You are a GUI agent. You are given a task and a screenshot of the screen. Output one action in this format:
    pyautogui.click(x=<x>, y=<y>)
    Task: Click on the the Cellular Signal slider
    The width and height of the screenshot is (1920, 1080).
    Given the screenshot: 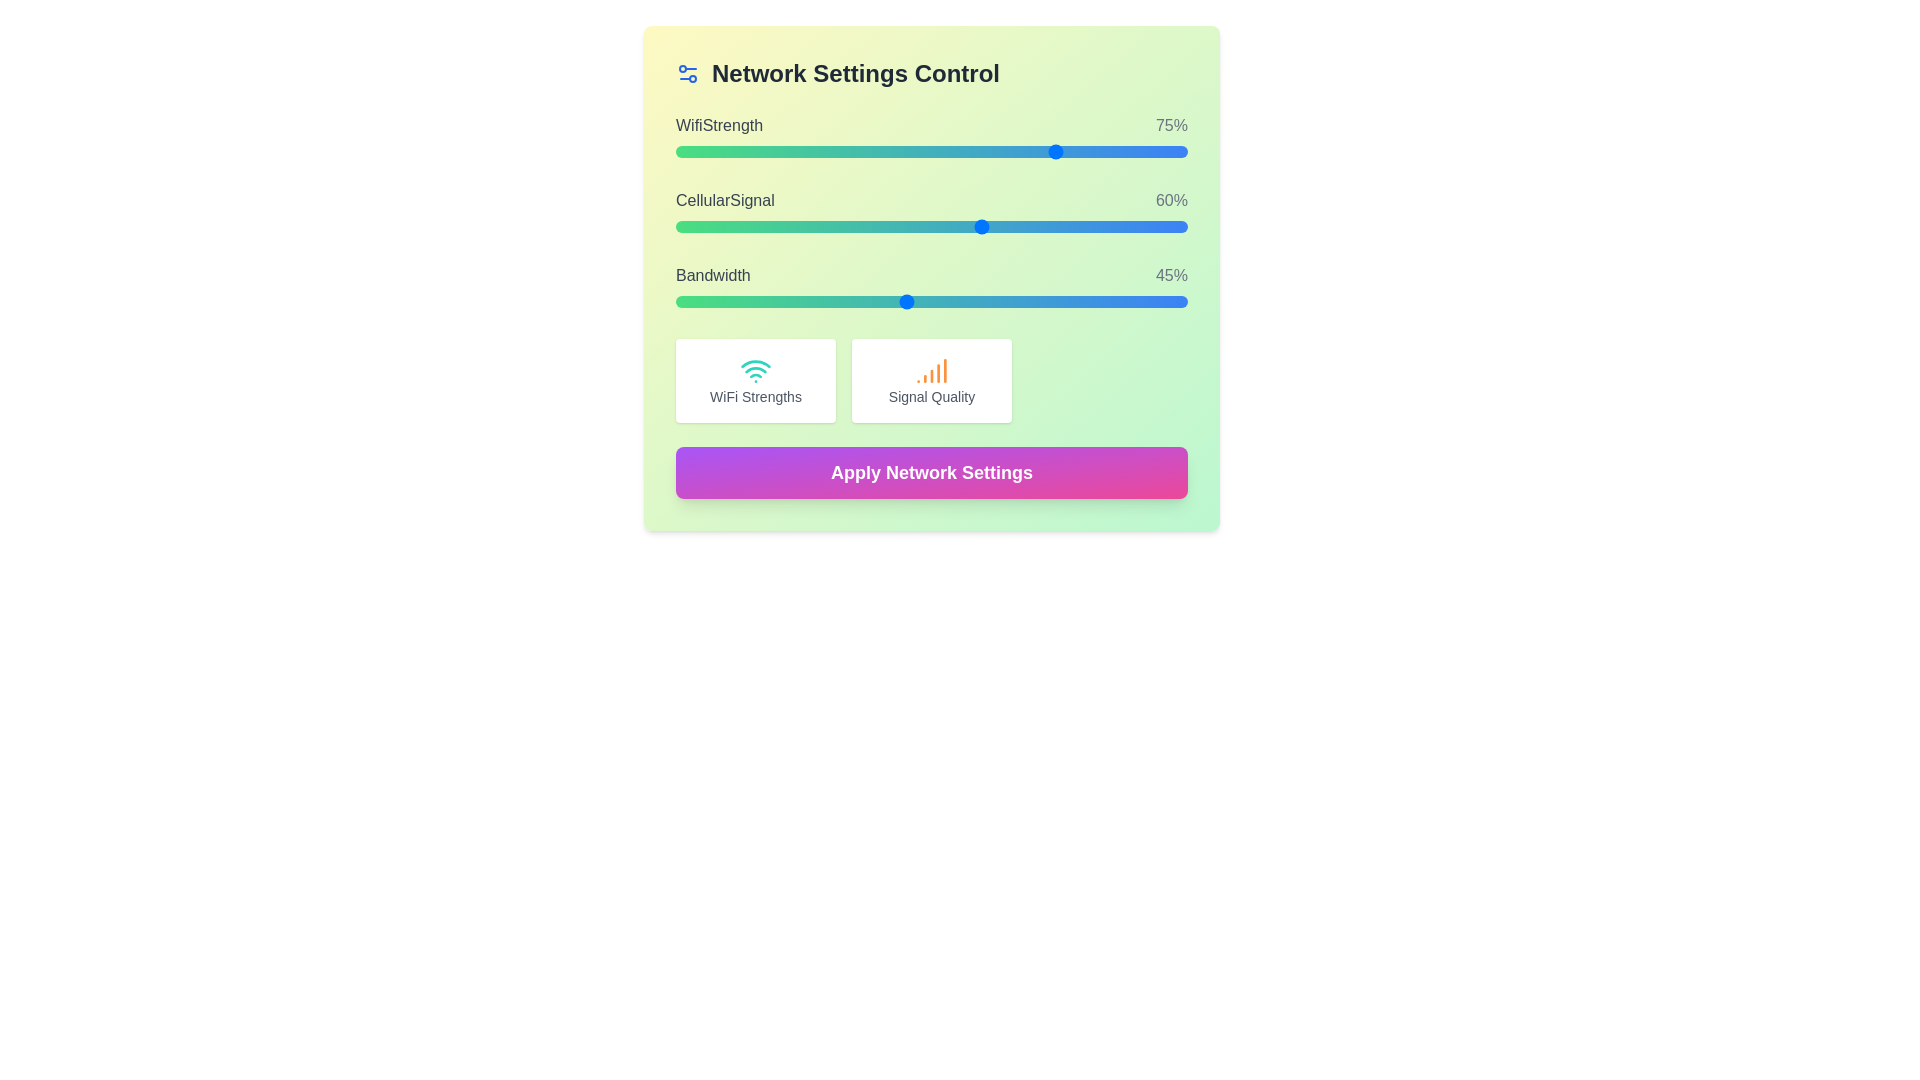 What is the action you would take?
    pyautogui.click(x=978, y=226)
    